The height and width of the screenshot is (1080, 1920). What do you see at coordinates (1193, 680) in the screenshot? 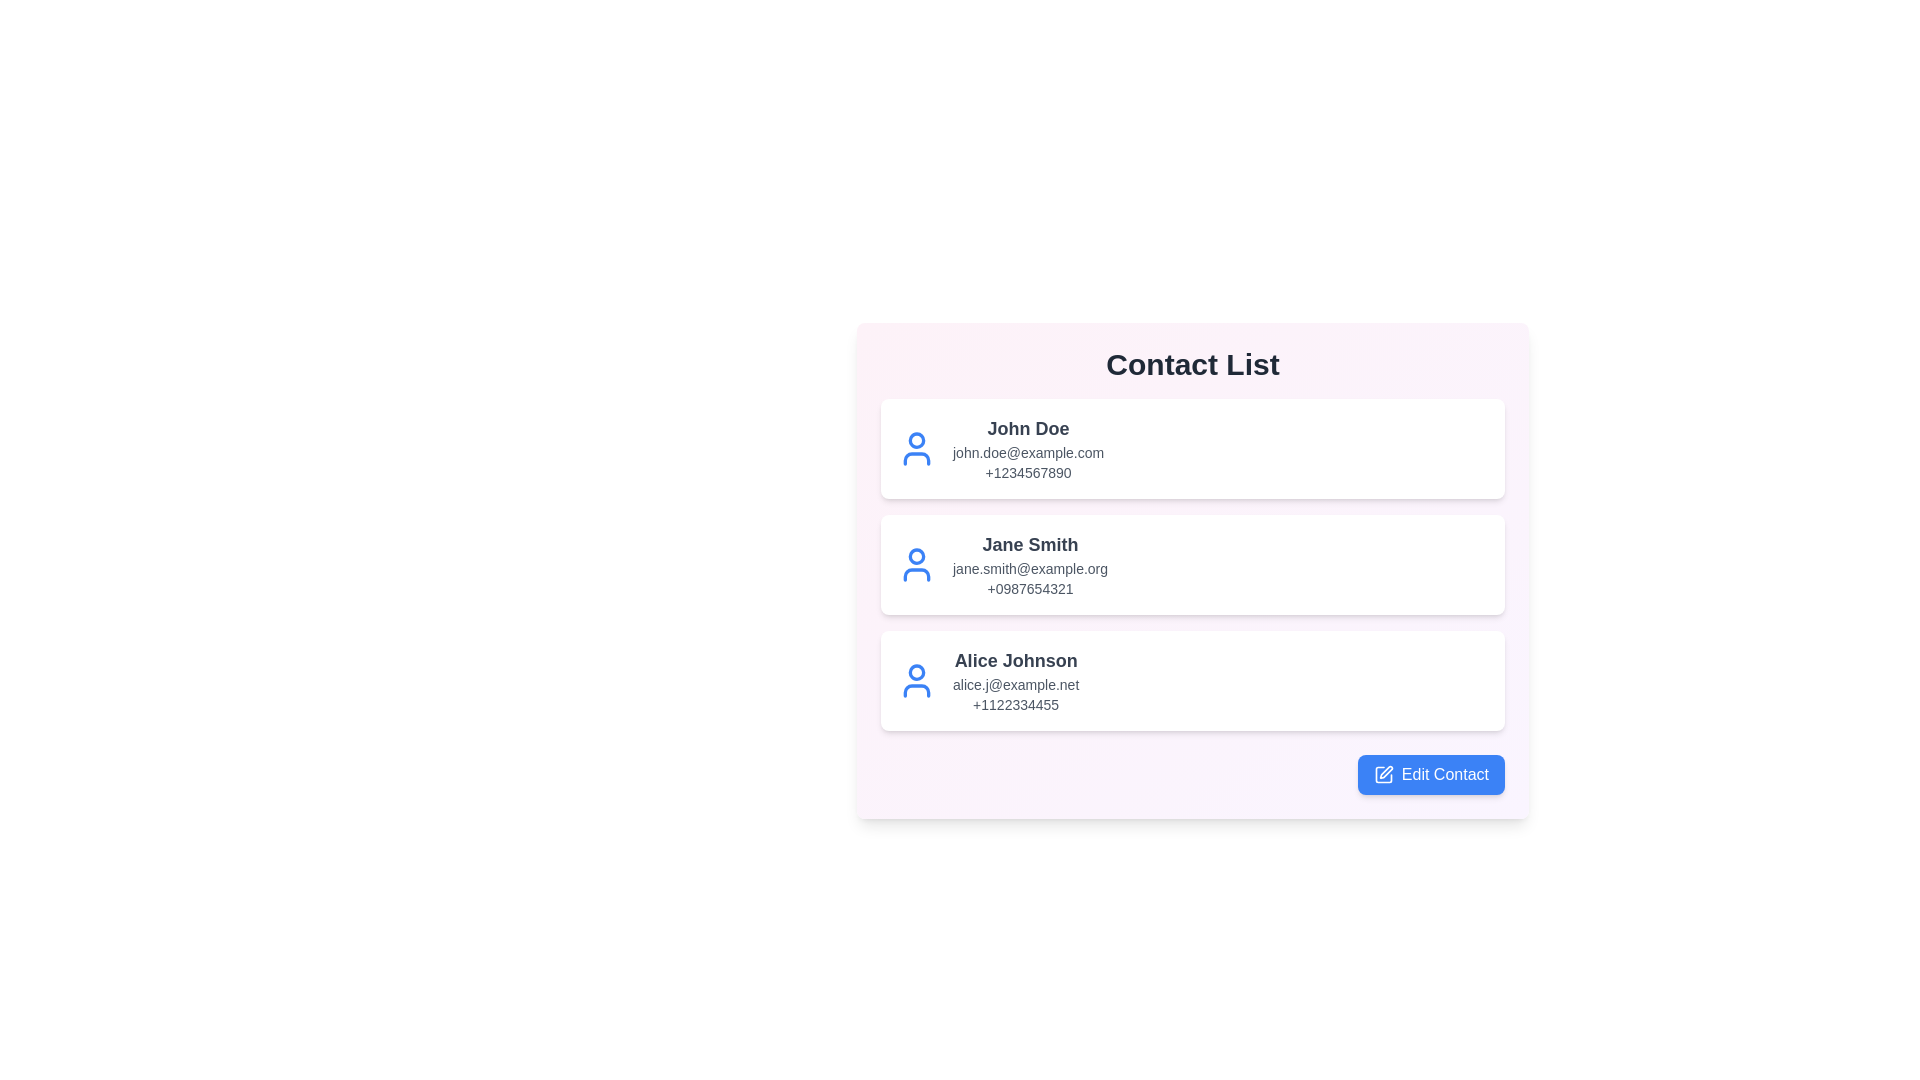
I see `the contact Alice Johnson to highlight it` at bounding box center [1193, 680].